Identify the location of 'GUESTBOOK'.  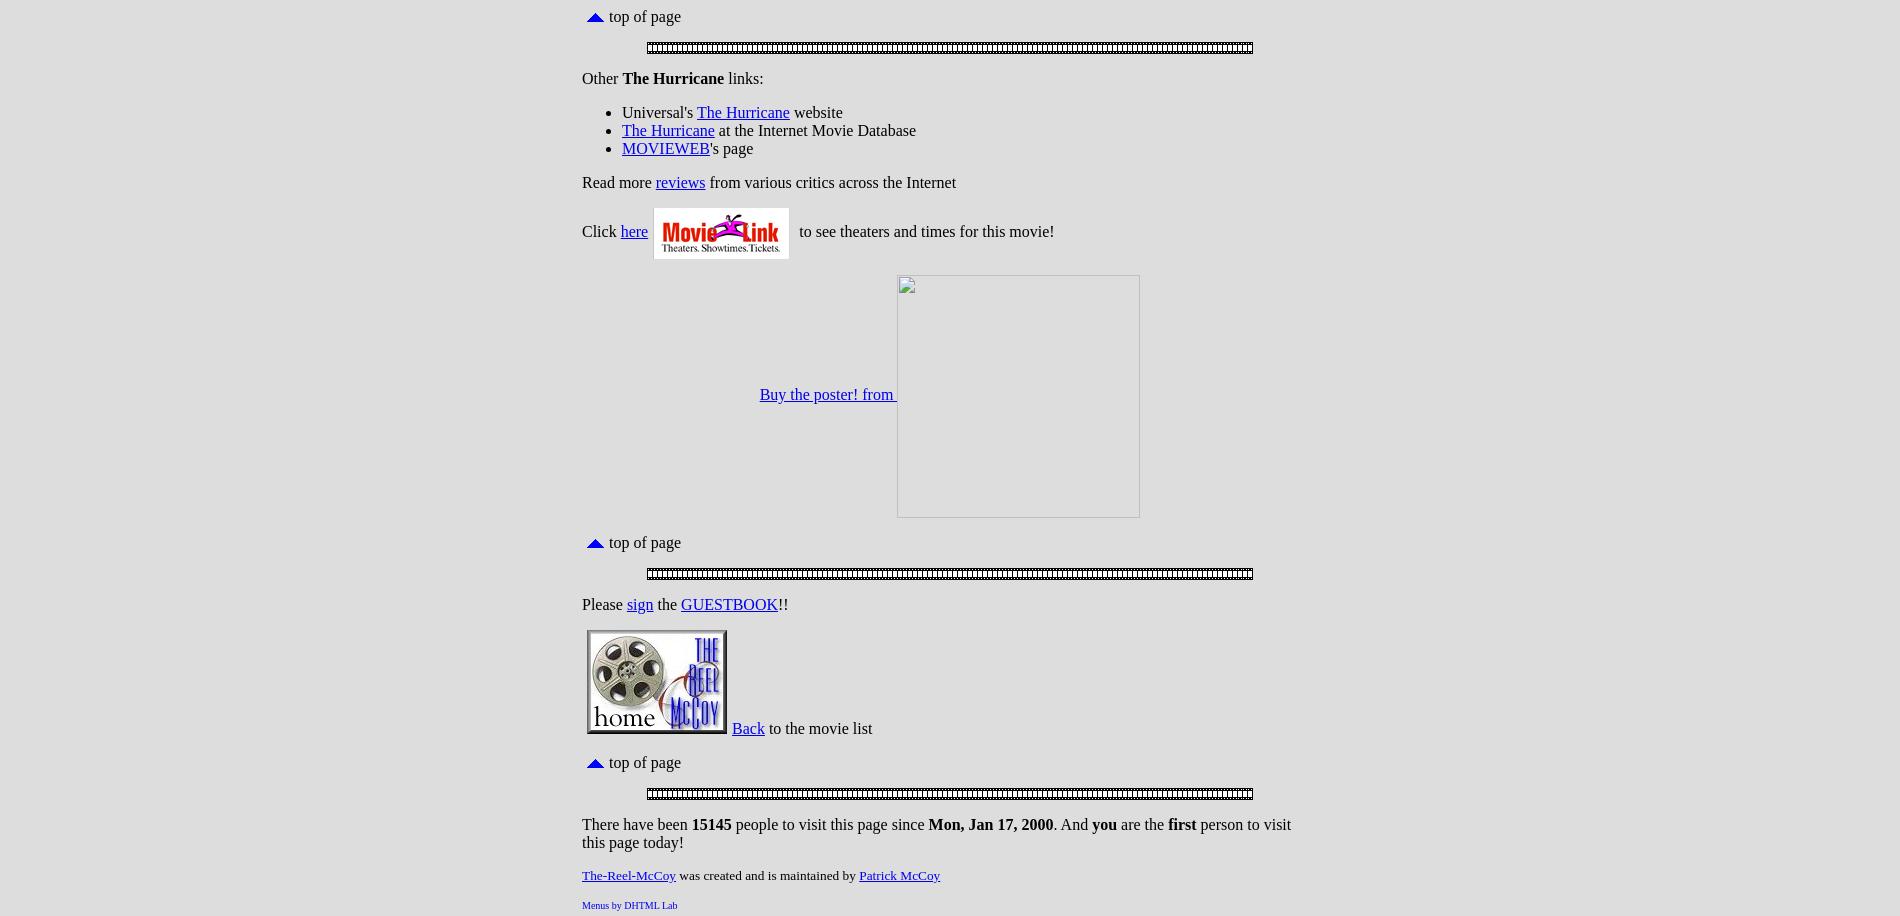
(728, 604).